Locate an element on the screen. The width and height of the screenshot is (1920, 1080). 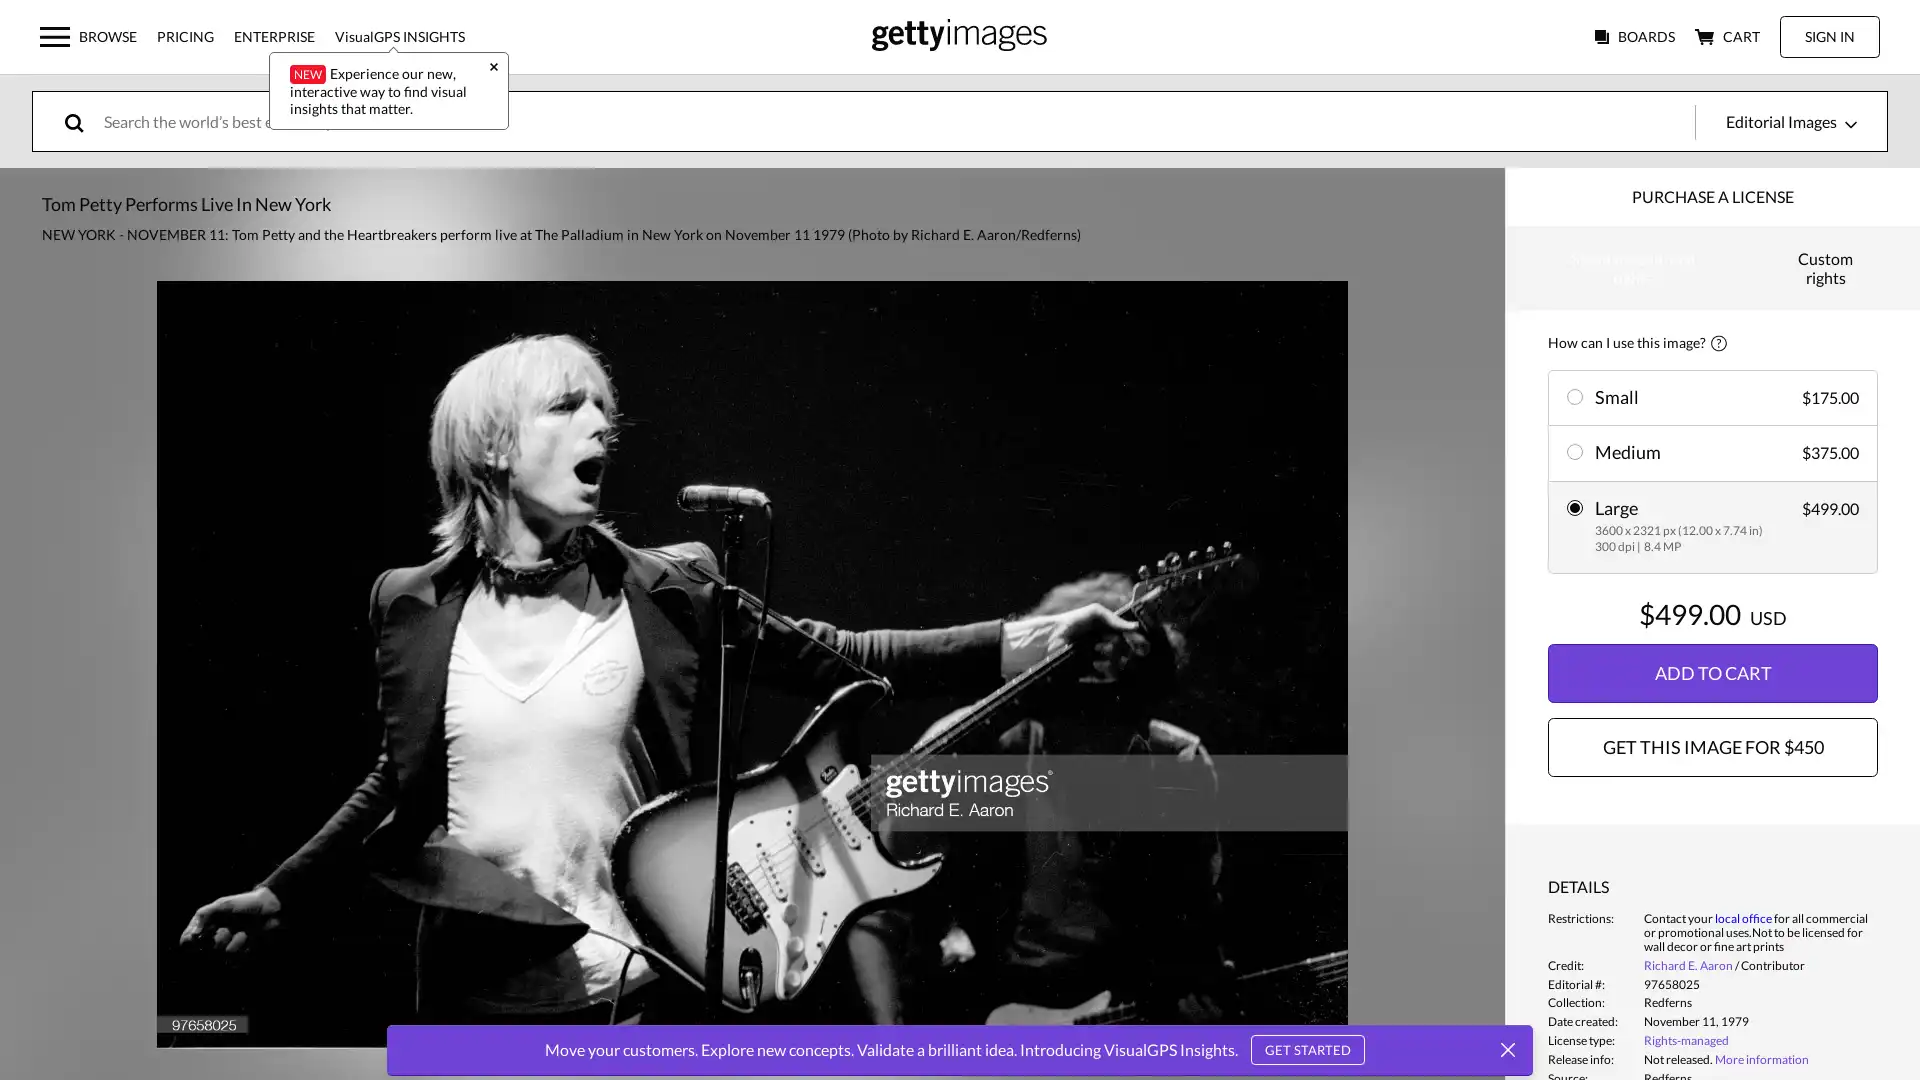
ADD TO CART is located at coordinates (1712, 672).